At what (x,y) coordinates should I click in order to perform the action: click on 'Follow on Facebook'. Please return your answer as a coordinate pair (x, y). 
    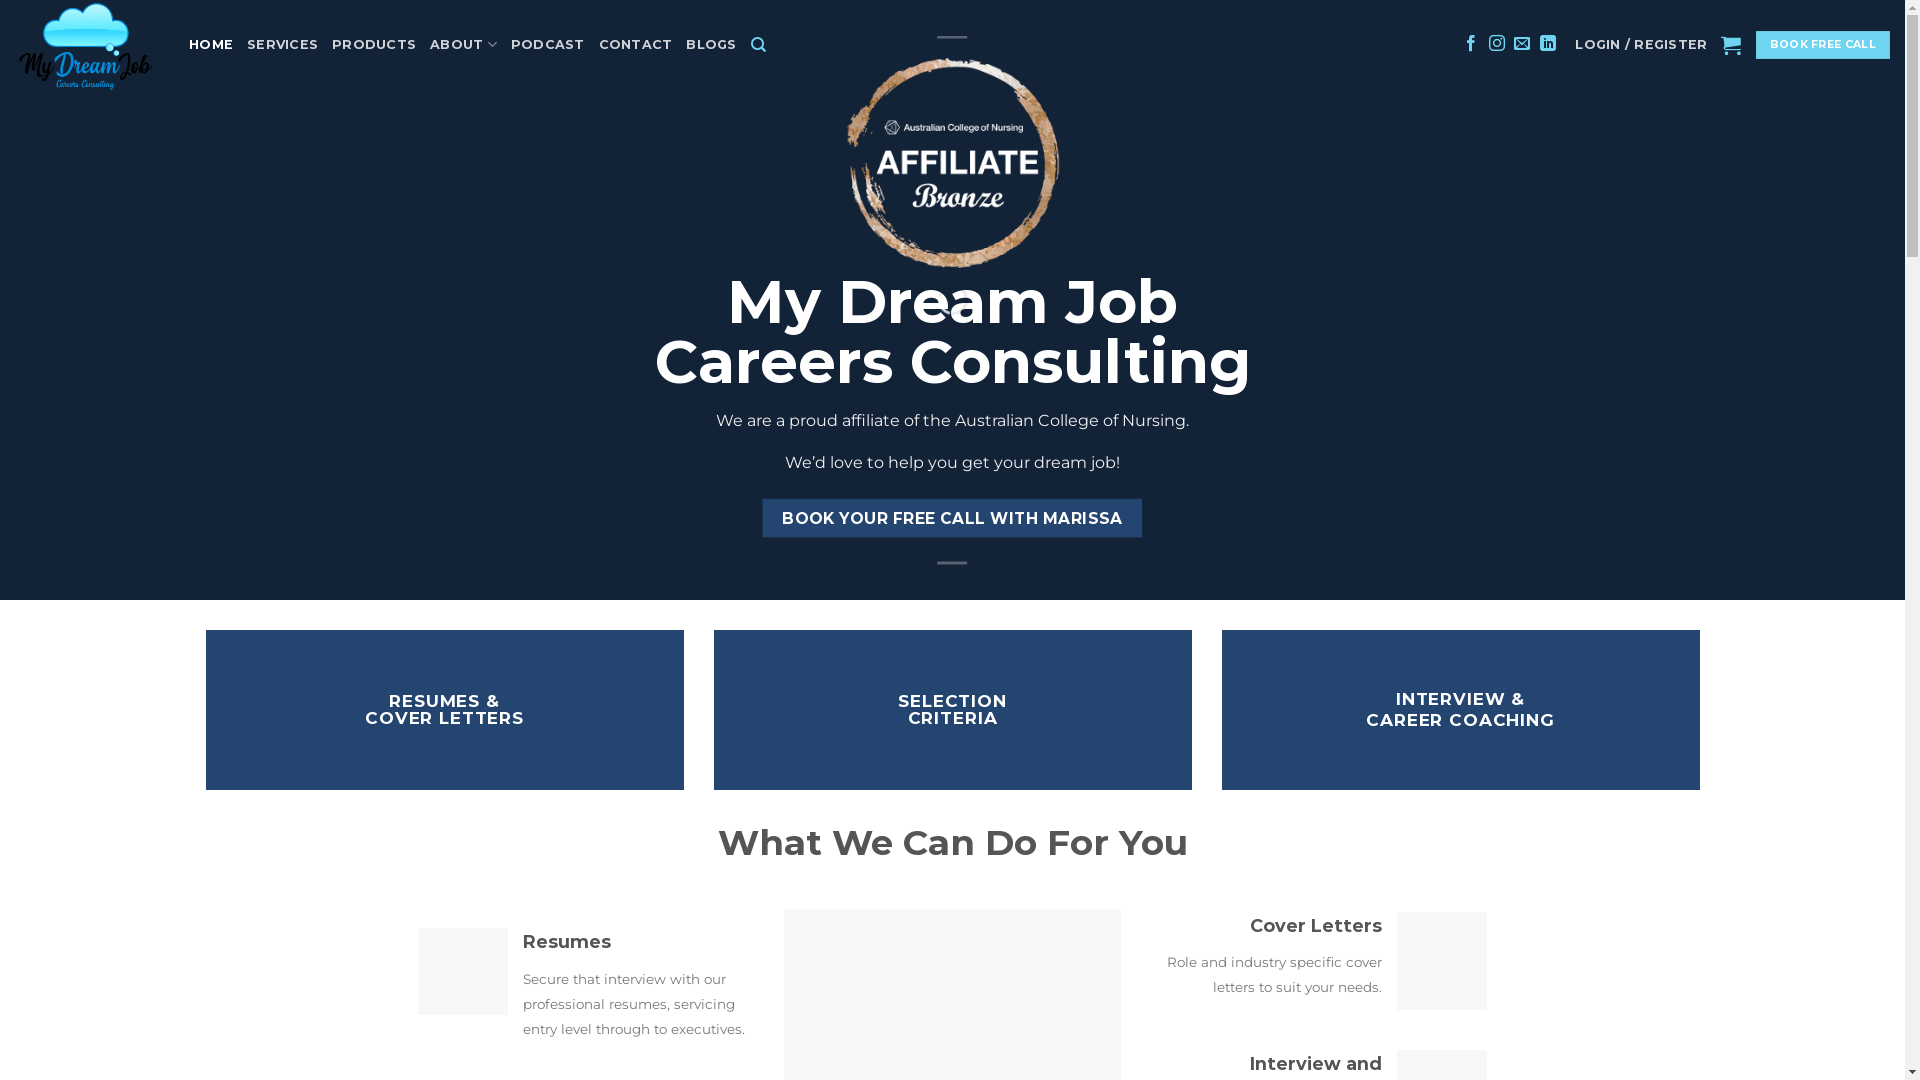
    Looking at the image, I should click on (1463, 43).